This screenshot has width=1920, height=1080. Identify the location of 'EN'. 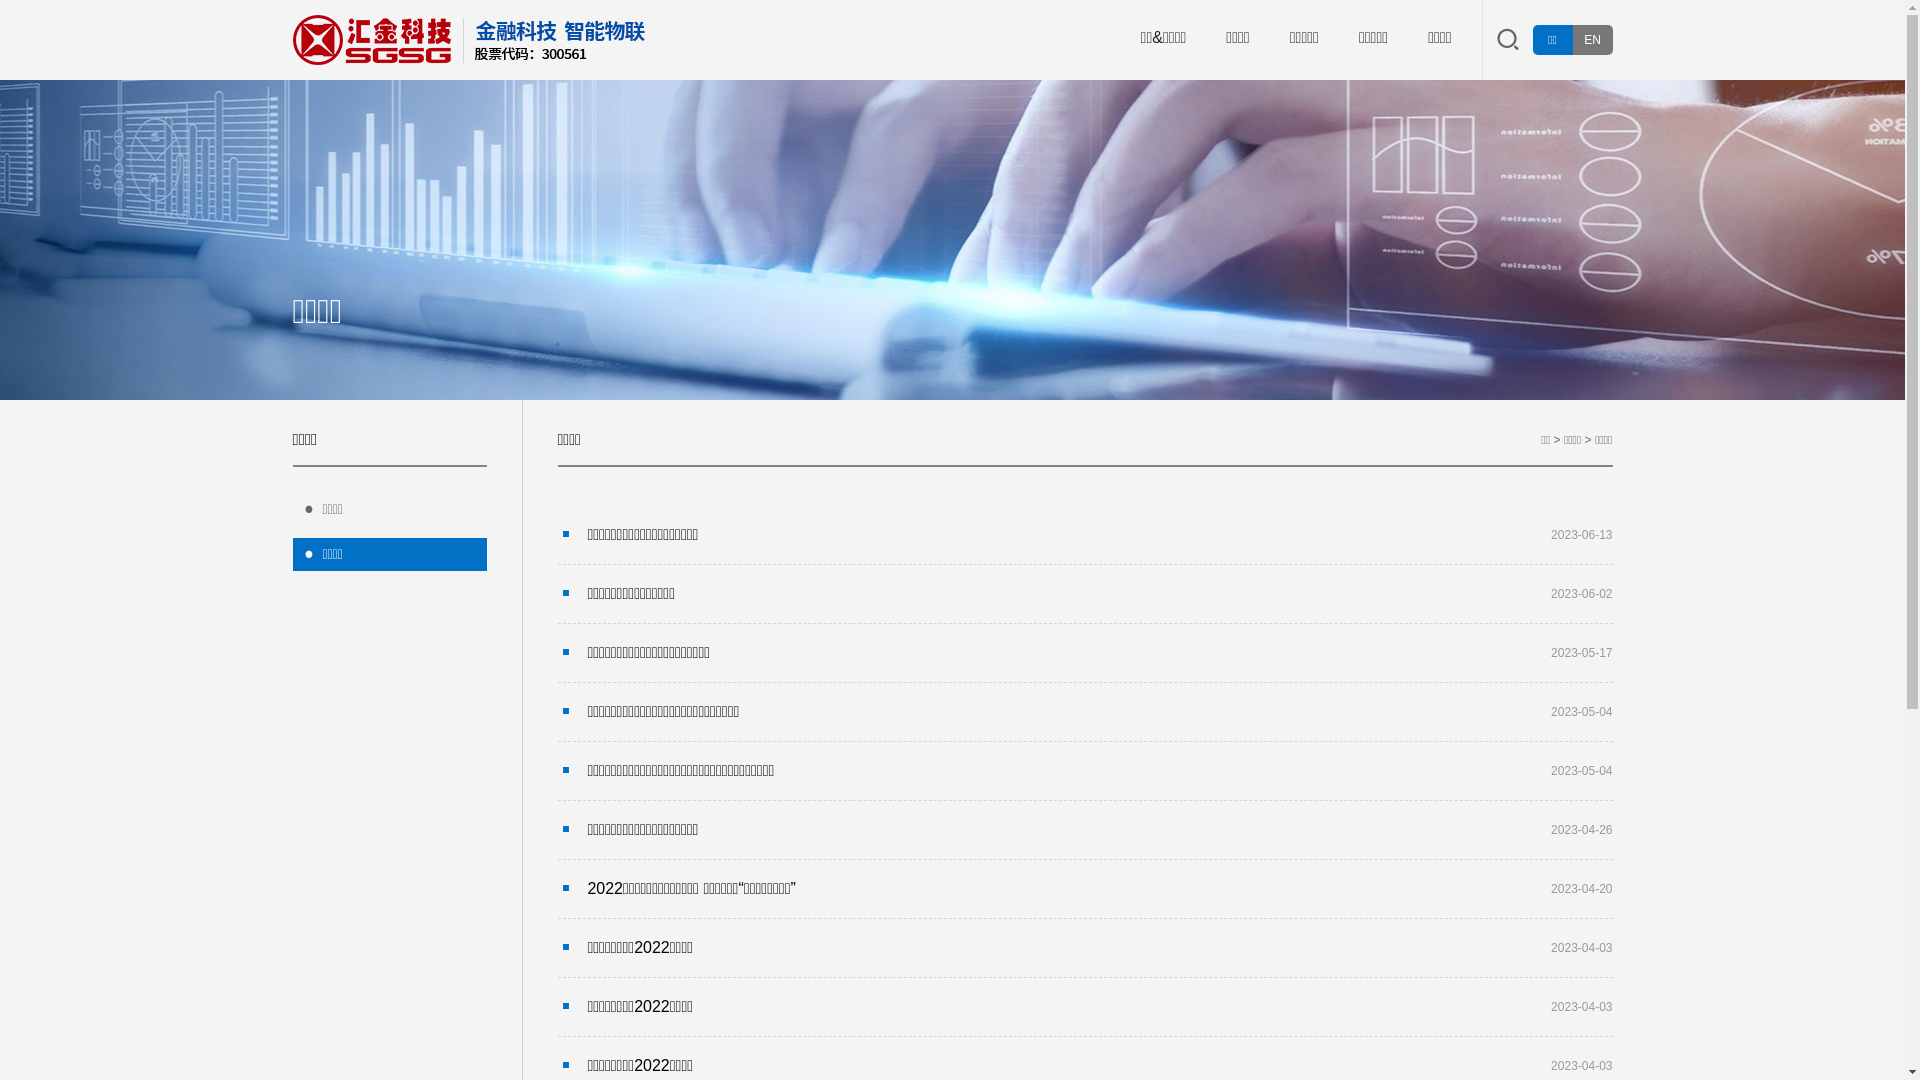
(1591, 39).